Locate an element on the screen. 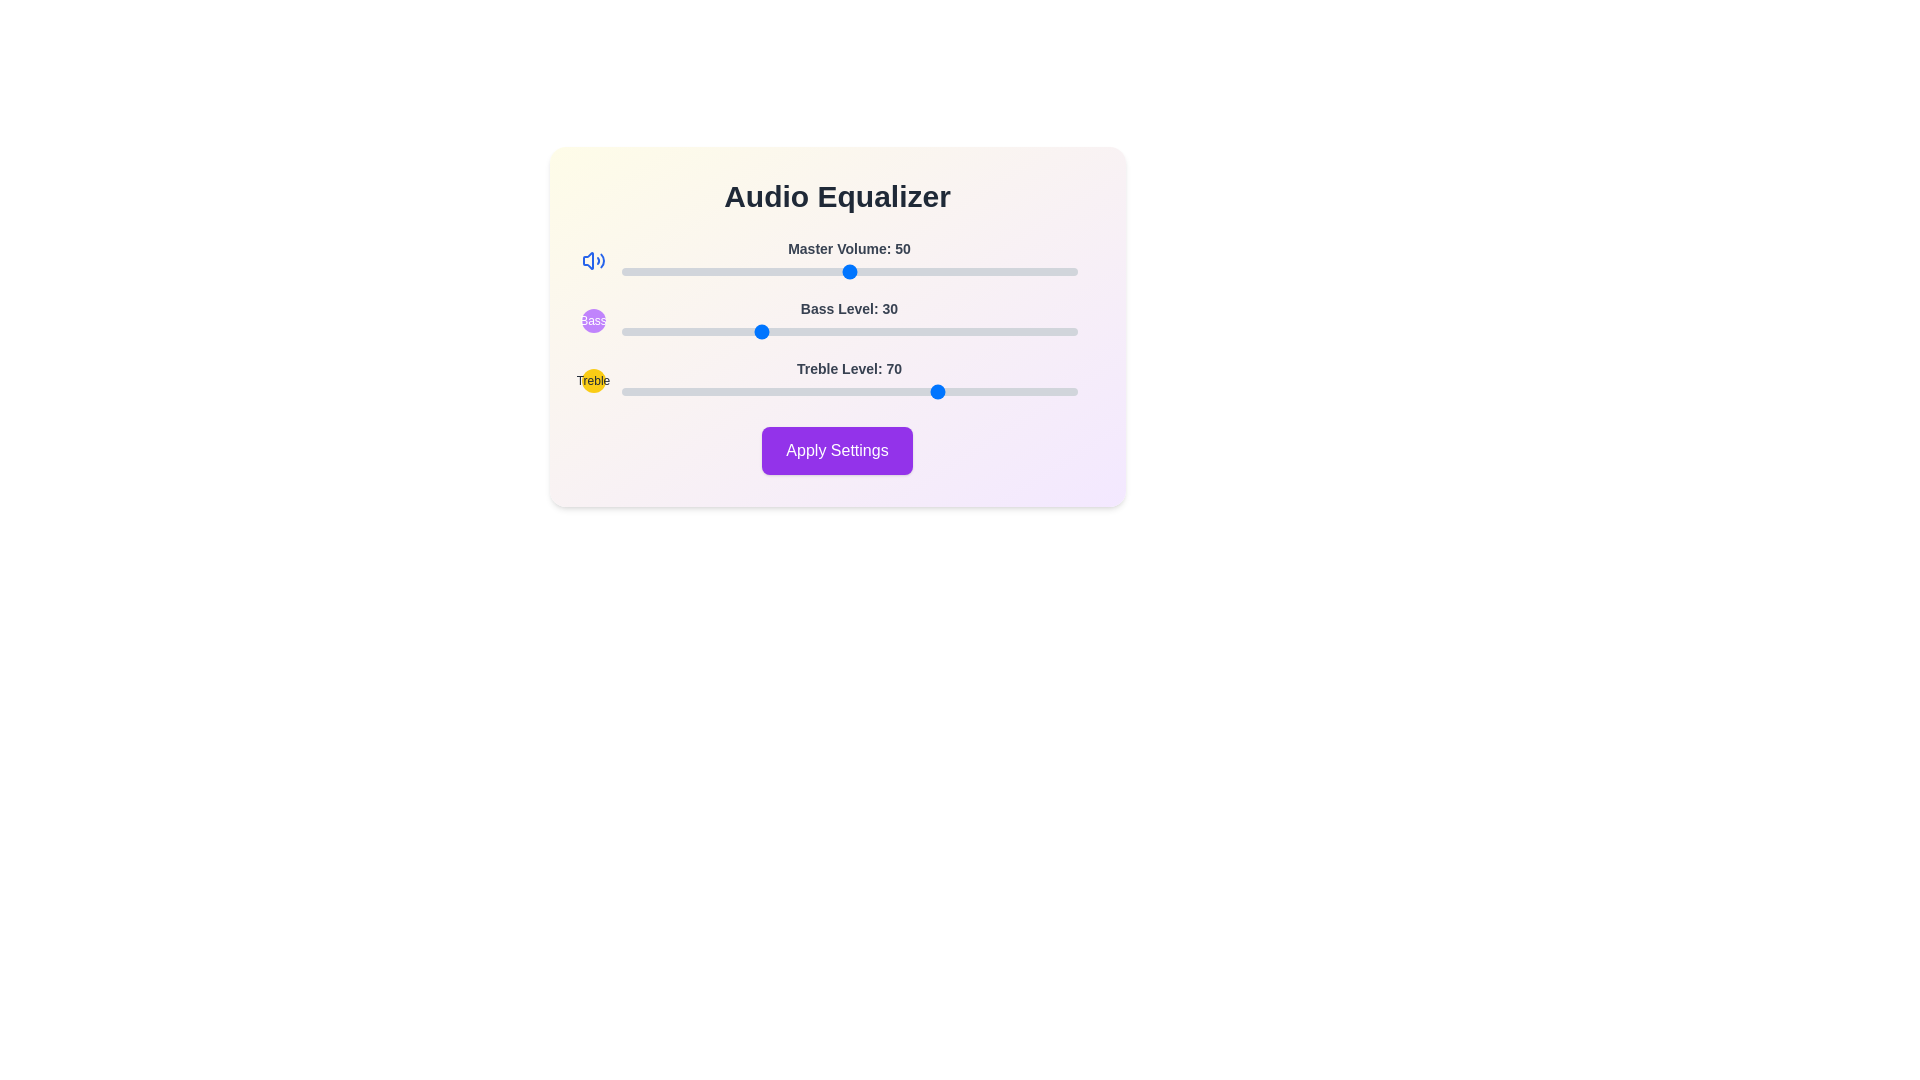  Treble Level is located at coordinates (1053, 392).